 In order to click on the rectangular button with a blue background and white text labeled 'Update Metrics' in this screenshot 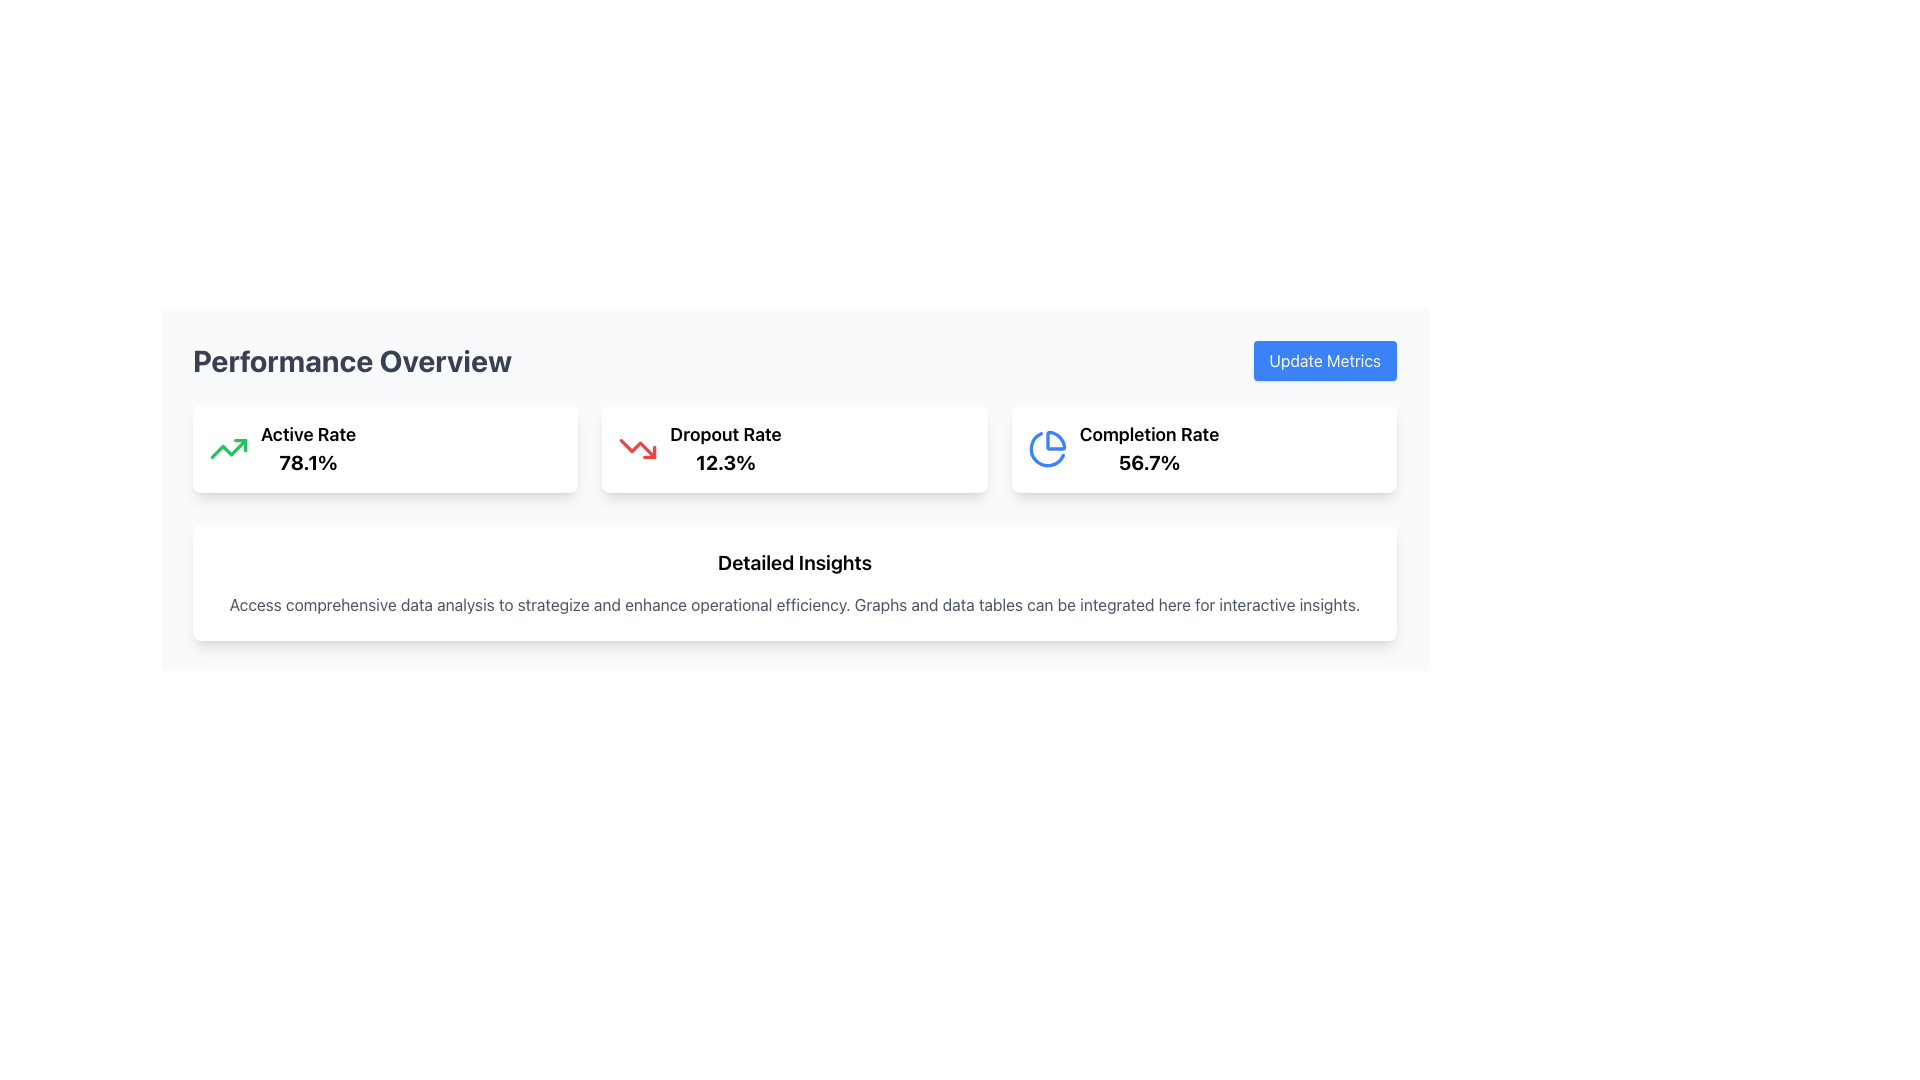, I will do `click(1325, 361)`.